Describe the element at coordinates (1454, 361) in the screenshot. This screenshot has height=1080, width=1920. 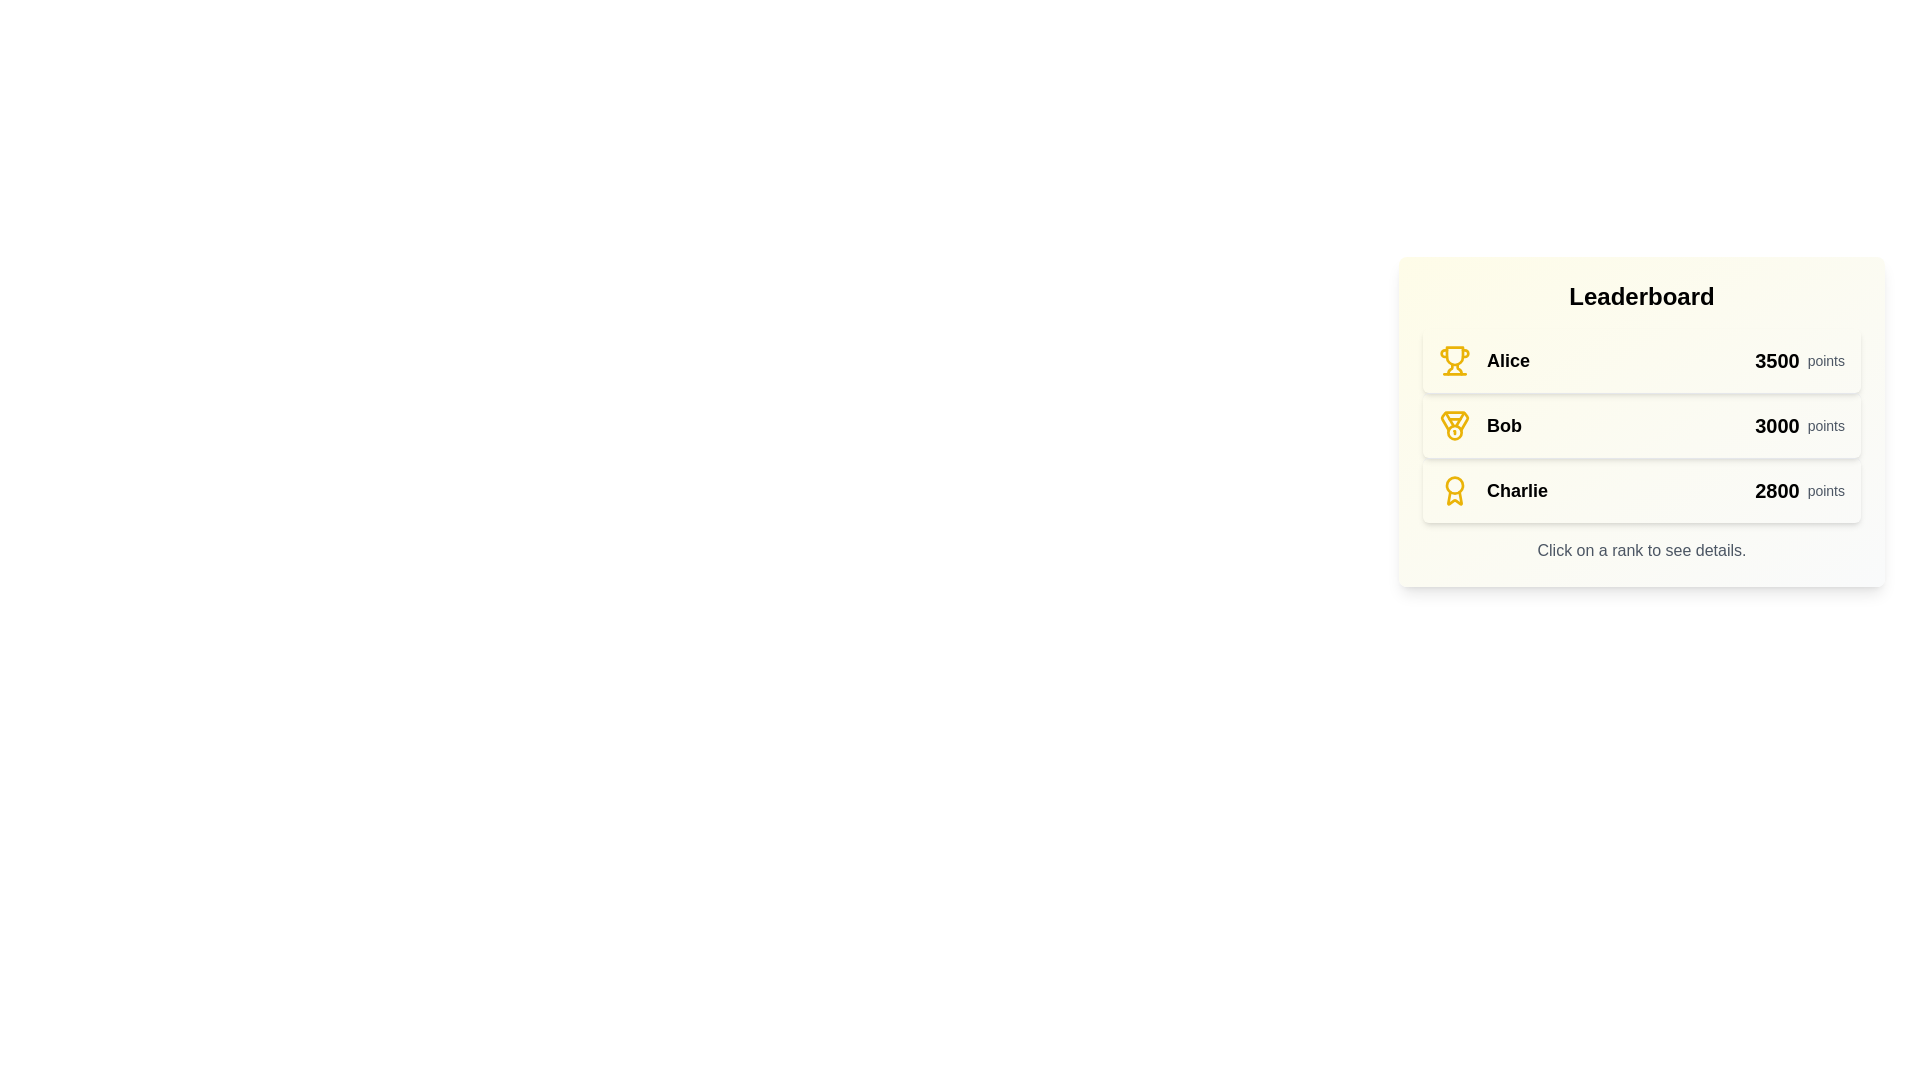
I see `the icon representing rank Alice` at that location.